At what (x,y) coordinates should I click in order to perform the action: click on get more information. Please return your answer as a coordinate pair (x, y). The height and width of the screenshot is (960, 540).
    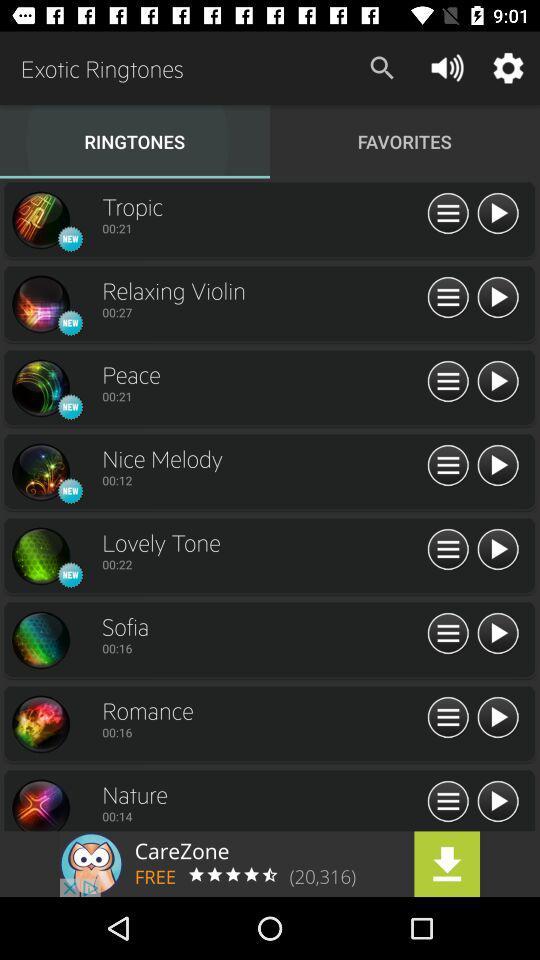
    Looking at the image, I should click on (448, 297).